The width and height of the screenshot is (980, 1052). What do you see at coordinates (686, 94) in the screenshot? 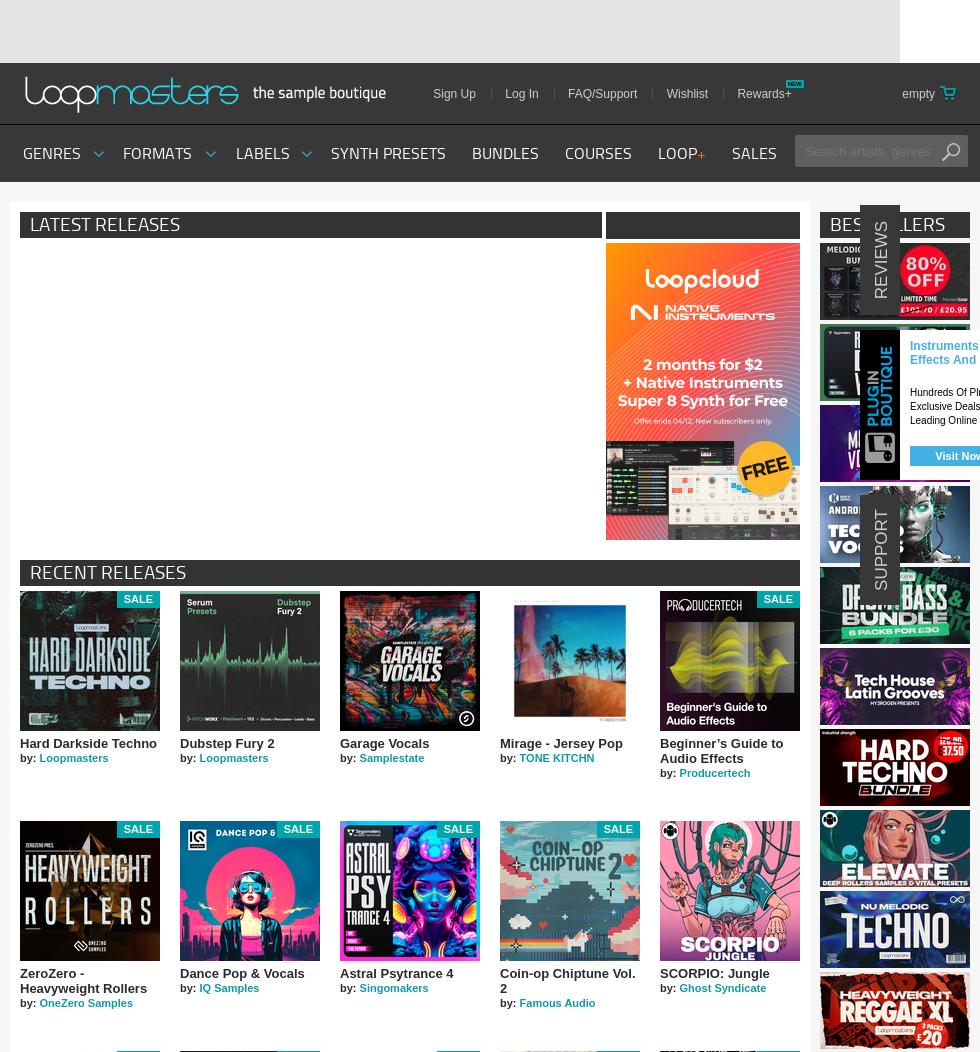
I see `'Wishlist'` at bounding box center [686, 94].